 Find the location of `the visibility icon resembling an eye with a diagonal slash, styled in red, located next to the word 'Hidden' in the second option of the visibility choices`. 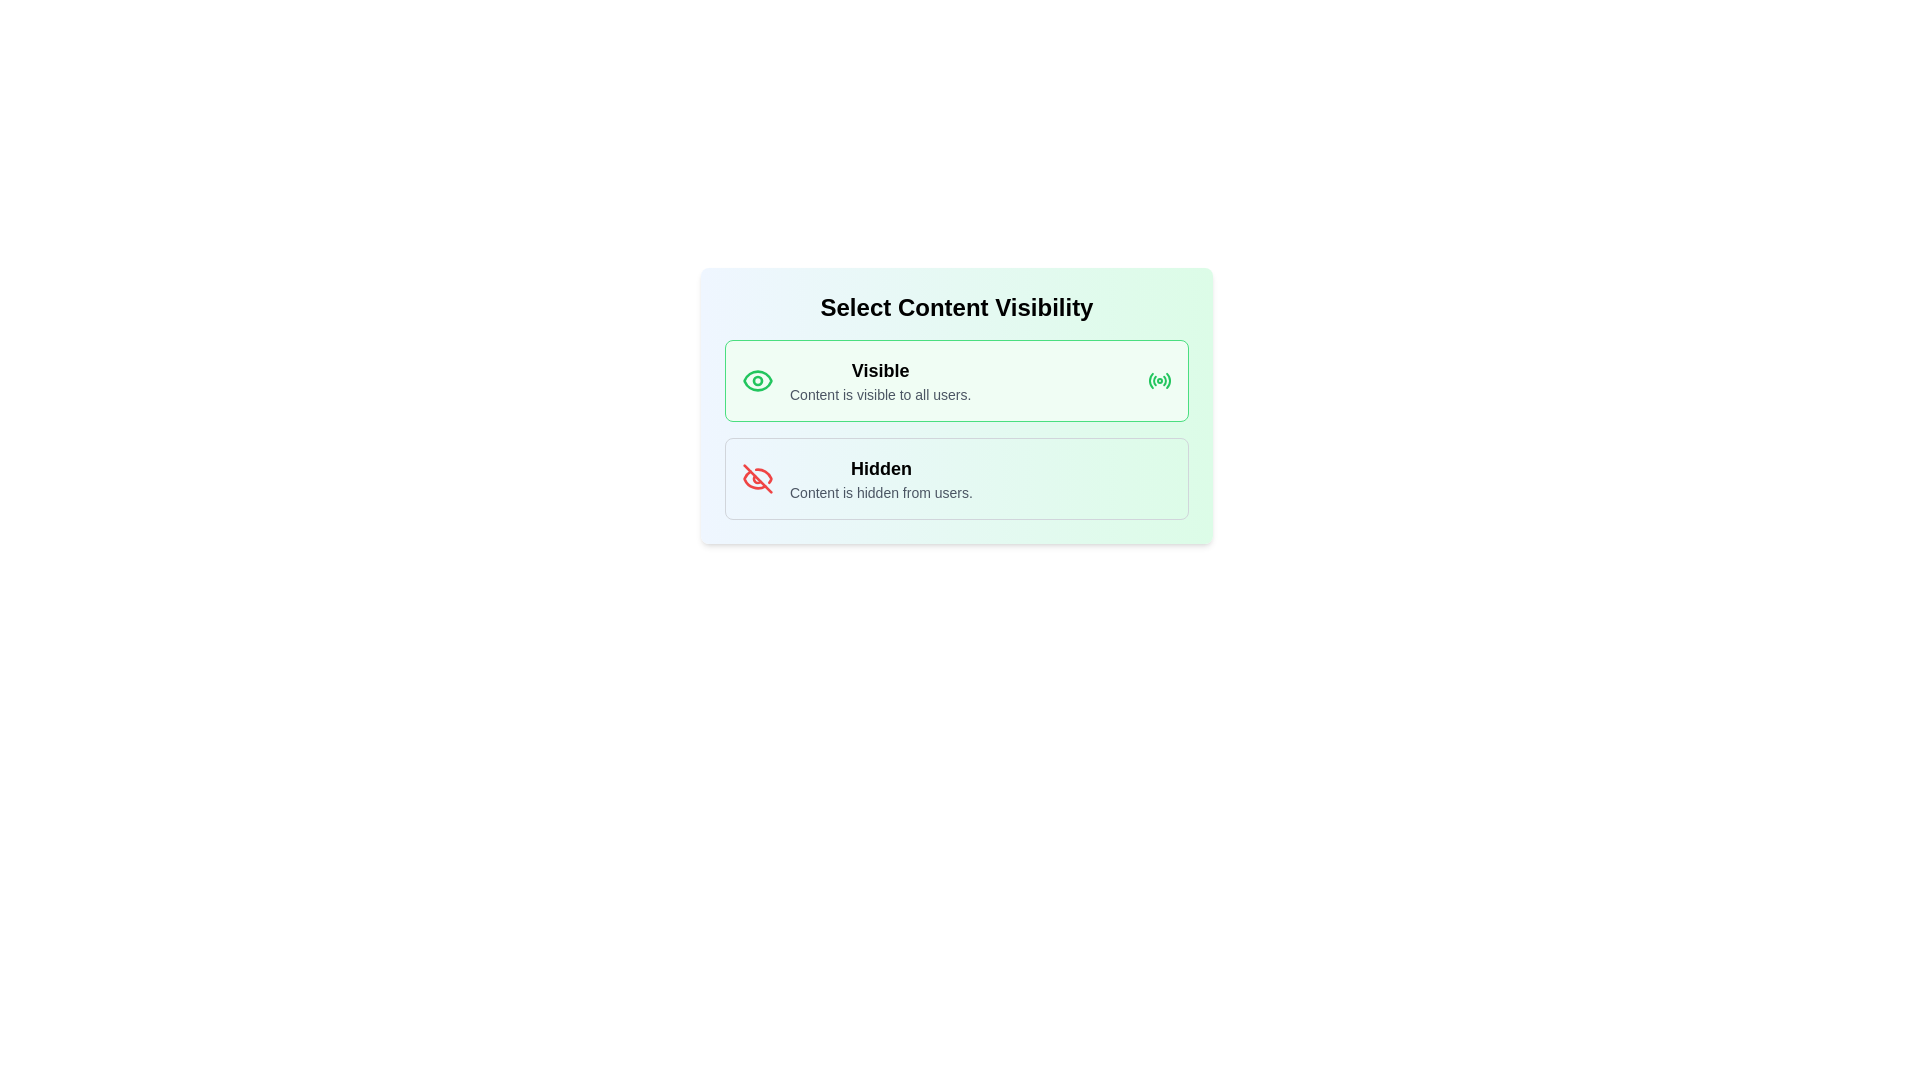

the visibility icon resembling an eye with a diagonal slash, styled in red, located next to the word 'Hidden' in the second option of the visibility choices is located at coordinates (757, 478).